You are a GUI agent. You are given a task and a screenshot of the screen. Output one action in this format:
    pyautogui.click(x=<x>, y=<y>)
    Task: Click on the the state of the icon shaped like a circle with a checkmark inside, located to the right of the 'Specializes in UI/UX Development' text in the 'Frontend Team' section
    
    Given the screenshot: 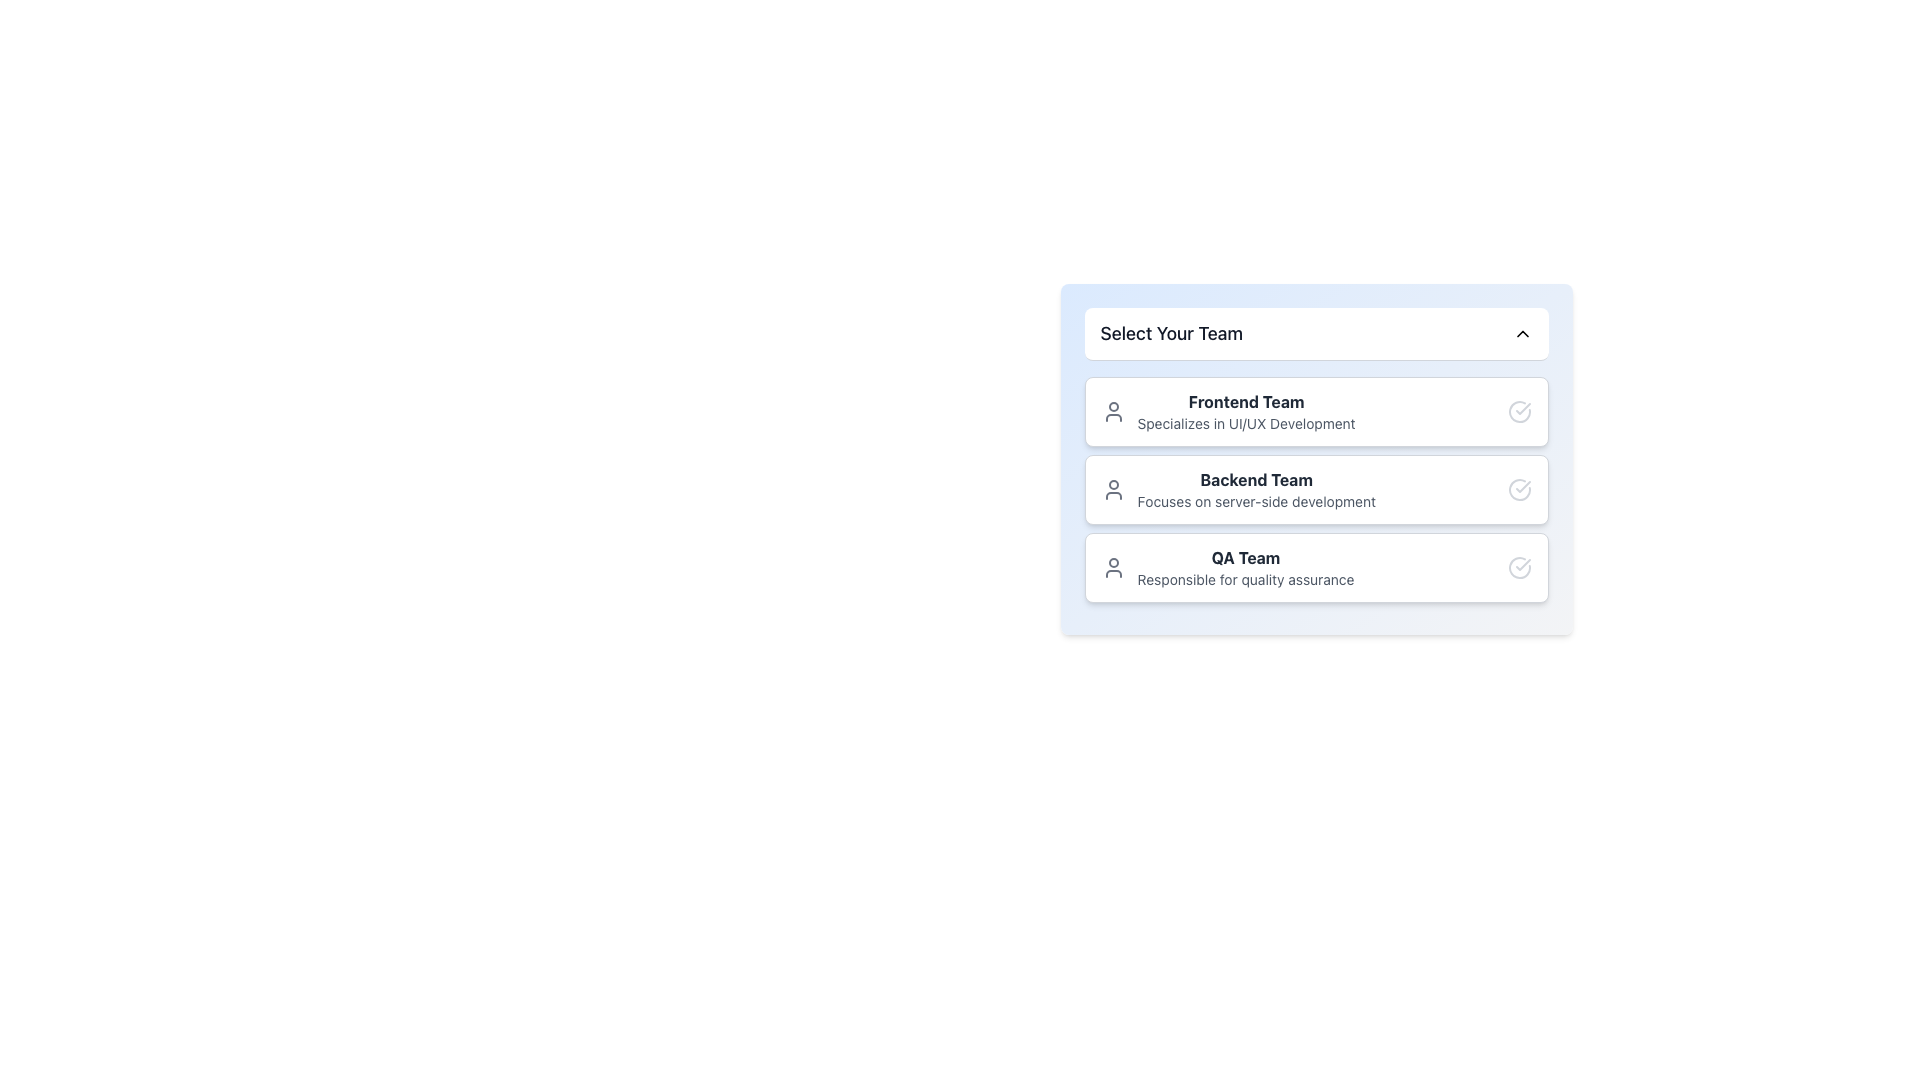 What is the action you would take?
    pyautogui.click(x=1519, y=411)
    